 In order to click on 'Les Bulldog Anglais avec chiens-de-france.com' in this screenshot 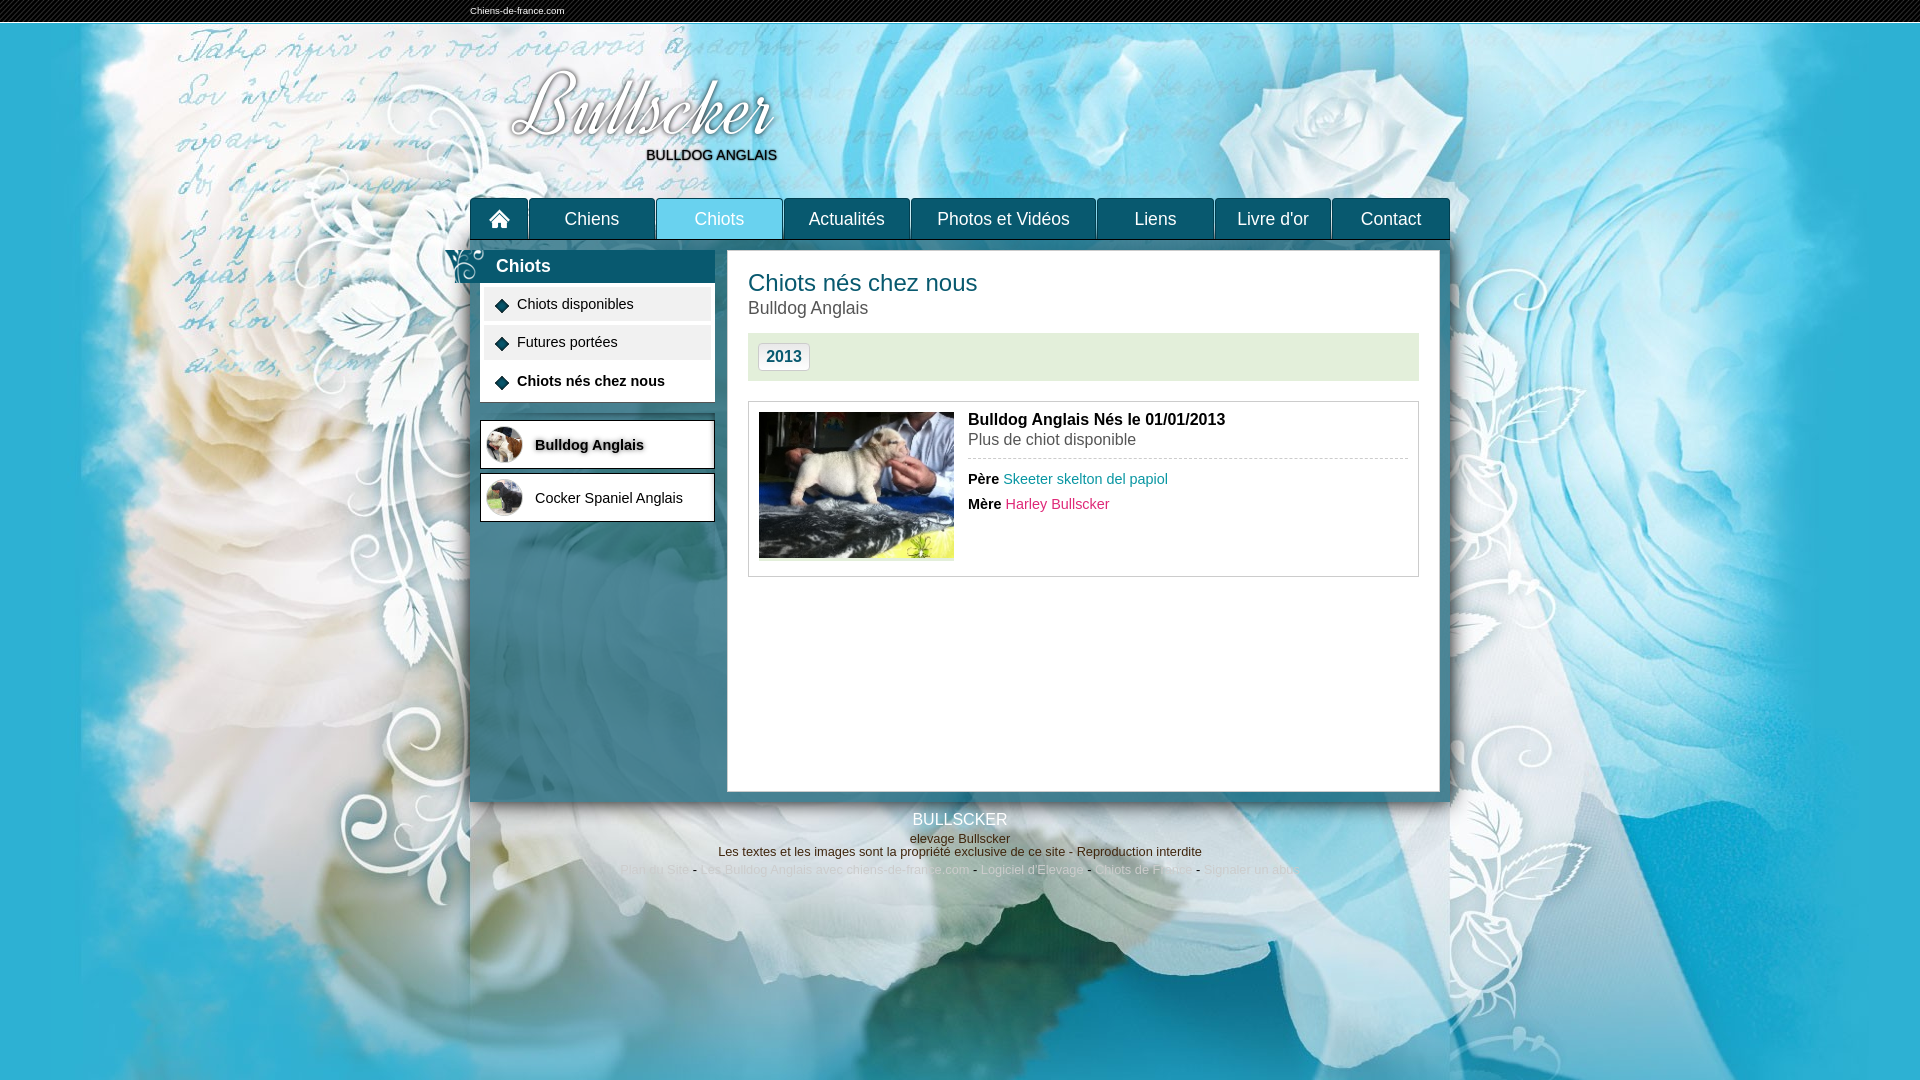, I will do `click(835, 868)`.